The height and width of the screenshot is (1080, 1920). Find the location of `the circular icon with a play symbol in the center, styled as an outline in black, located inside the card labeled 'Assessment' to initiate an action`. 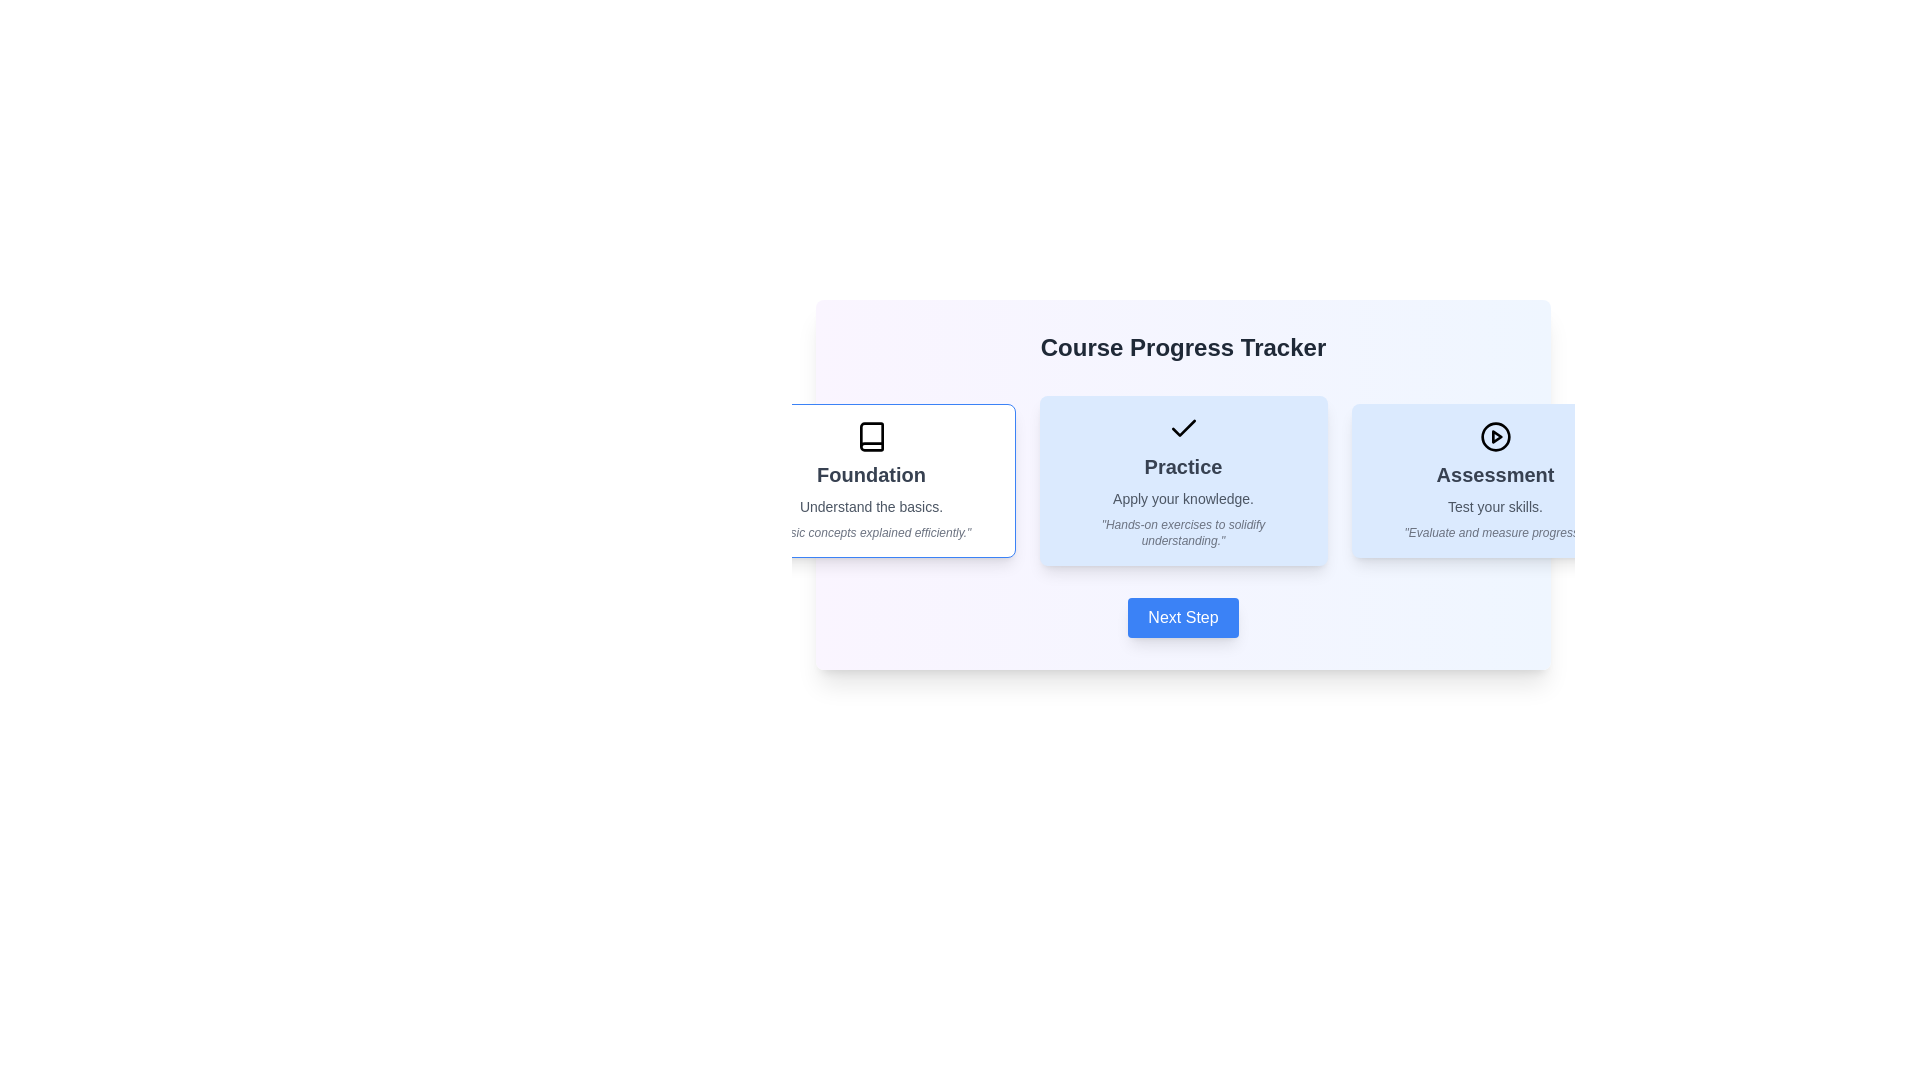

the circular icon with a play symbol in the center, styled as an outline in black, located inside the card labeled 'Assessment' to initiate an action is located at coordinates (1495, 435).